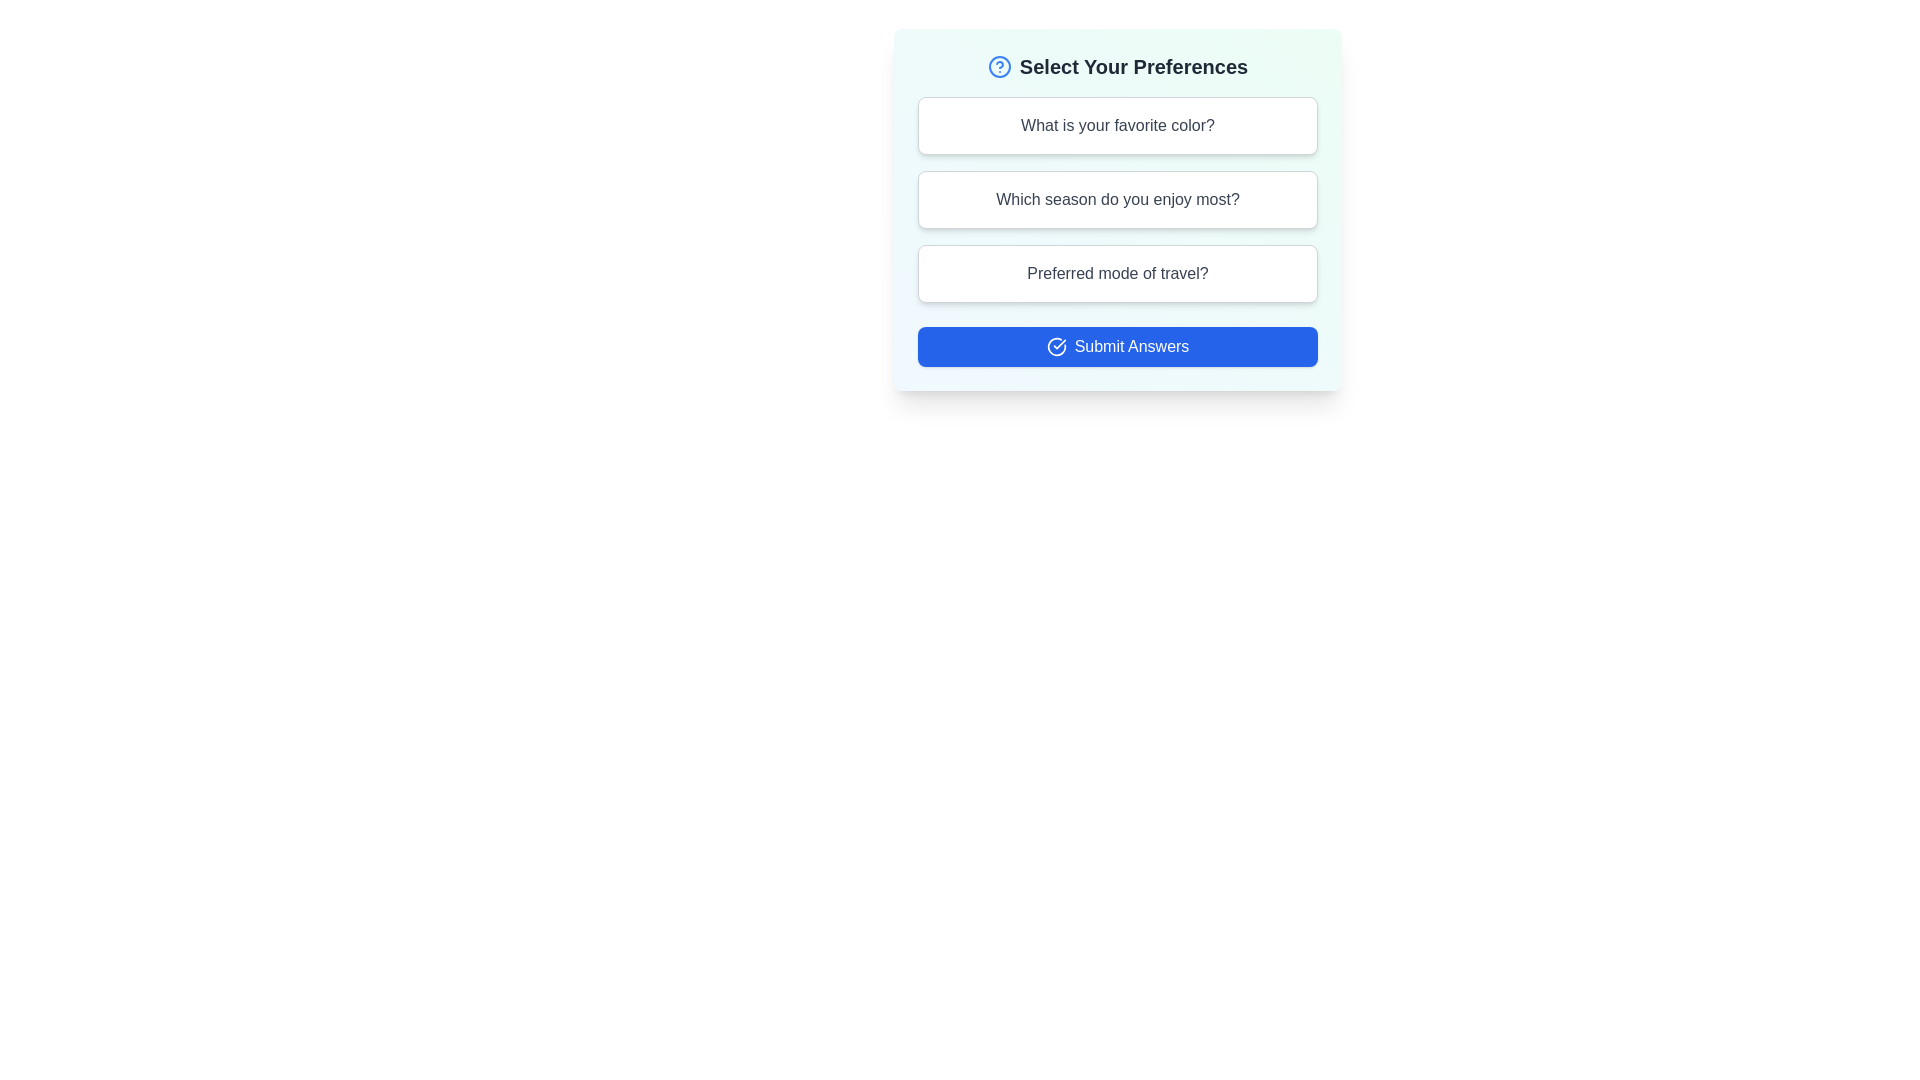  I want to click on the question card labeled 'What is your favorite color?' to preview its selection state, so click(1117, 126).